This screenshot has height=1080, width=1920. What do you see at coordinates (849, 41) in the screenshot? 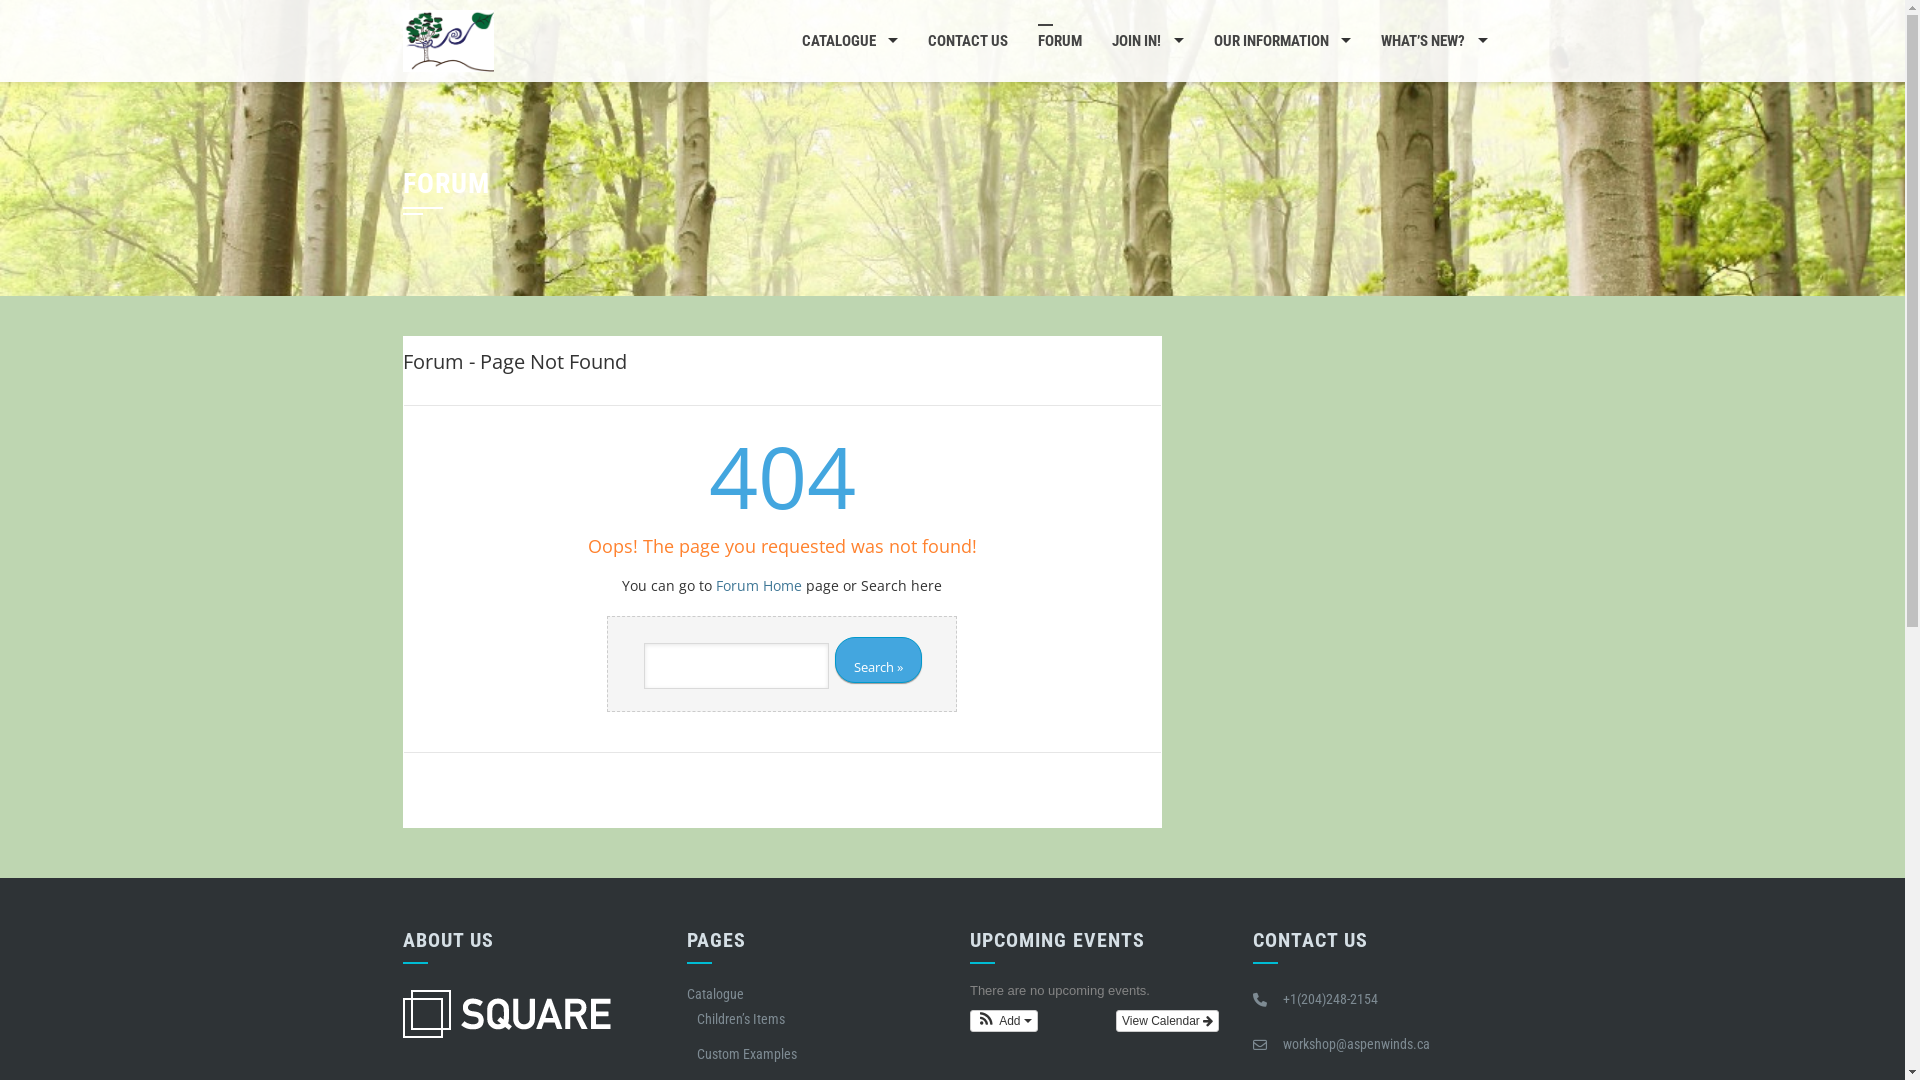
I see `'CATALOGUE'` at bounding box center [849, 41].